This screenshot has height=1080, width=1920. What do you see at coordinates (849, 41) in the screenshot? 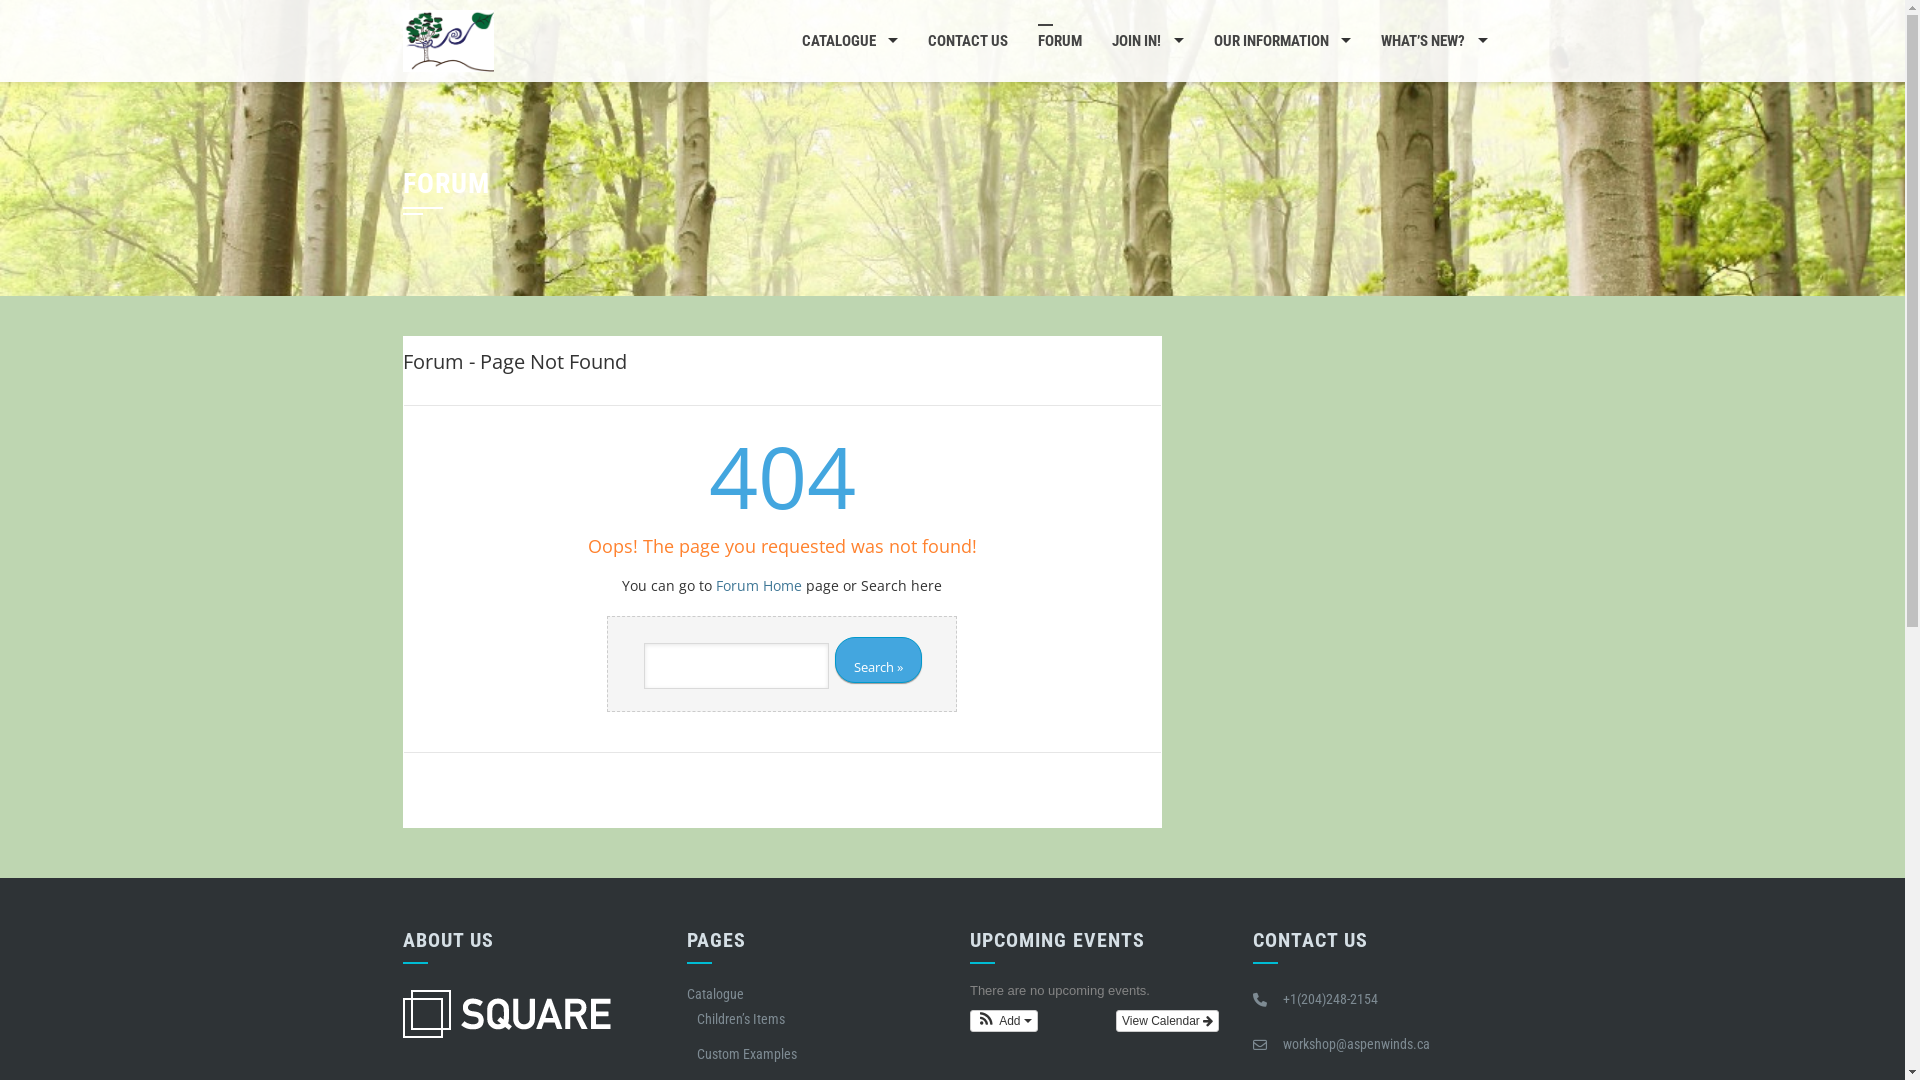
I see `'CATALOGUE'` at bounding box center [849, 41].